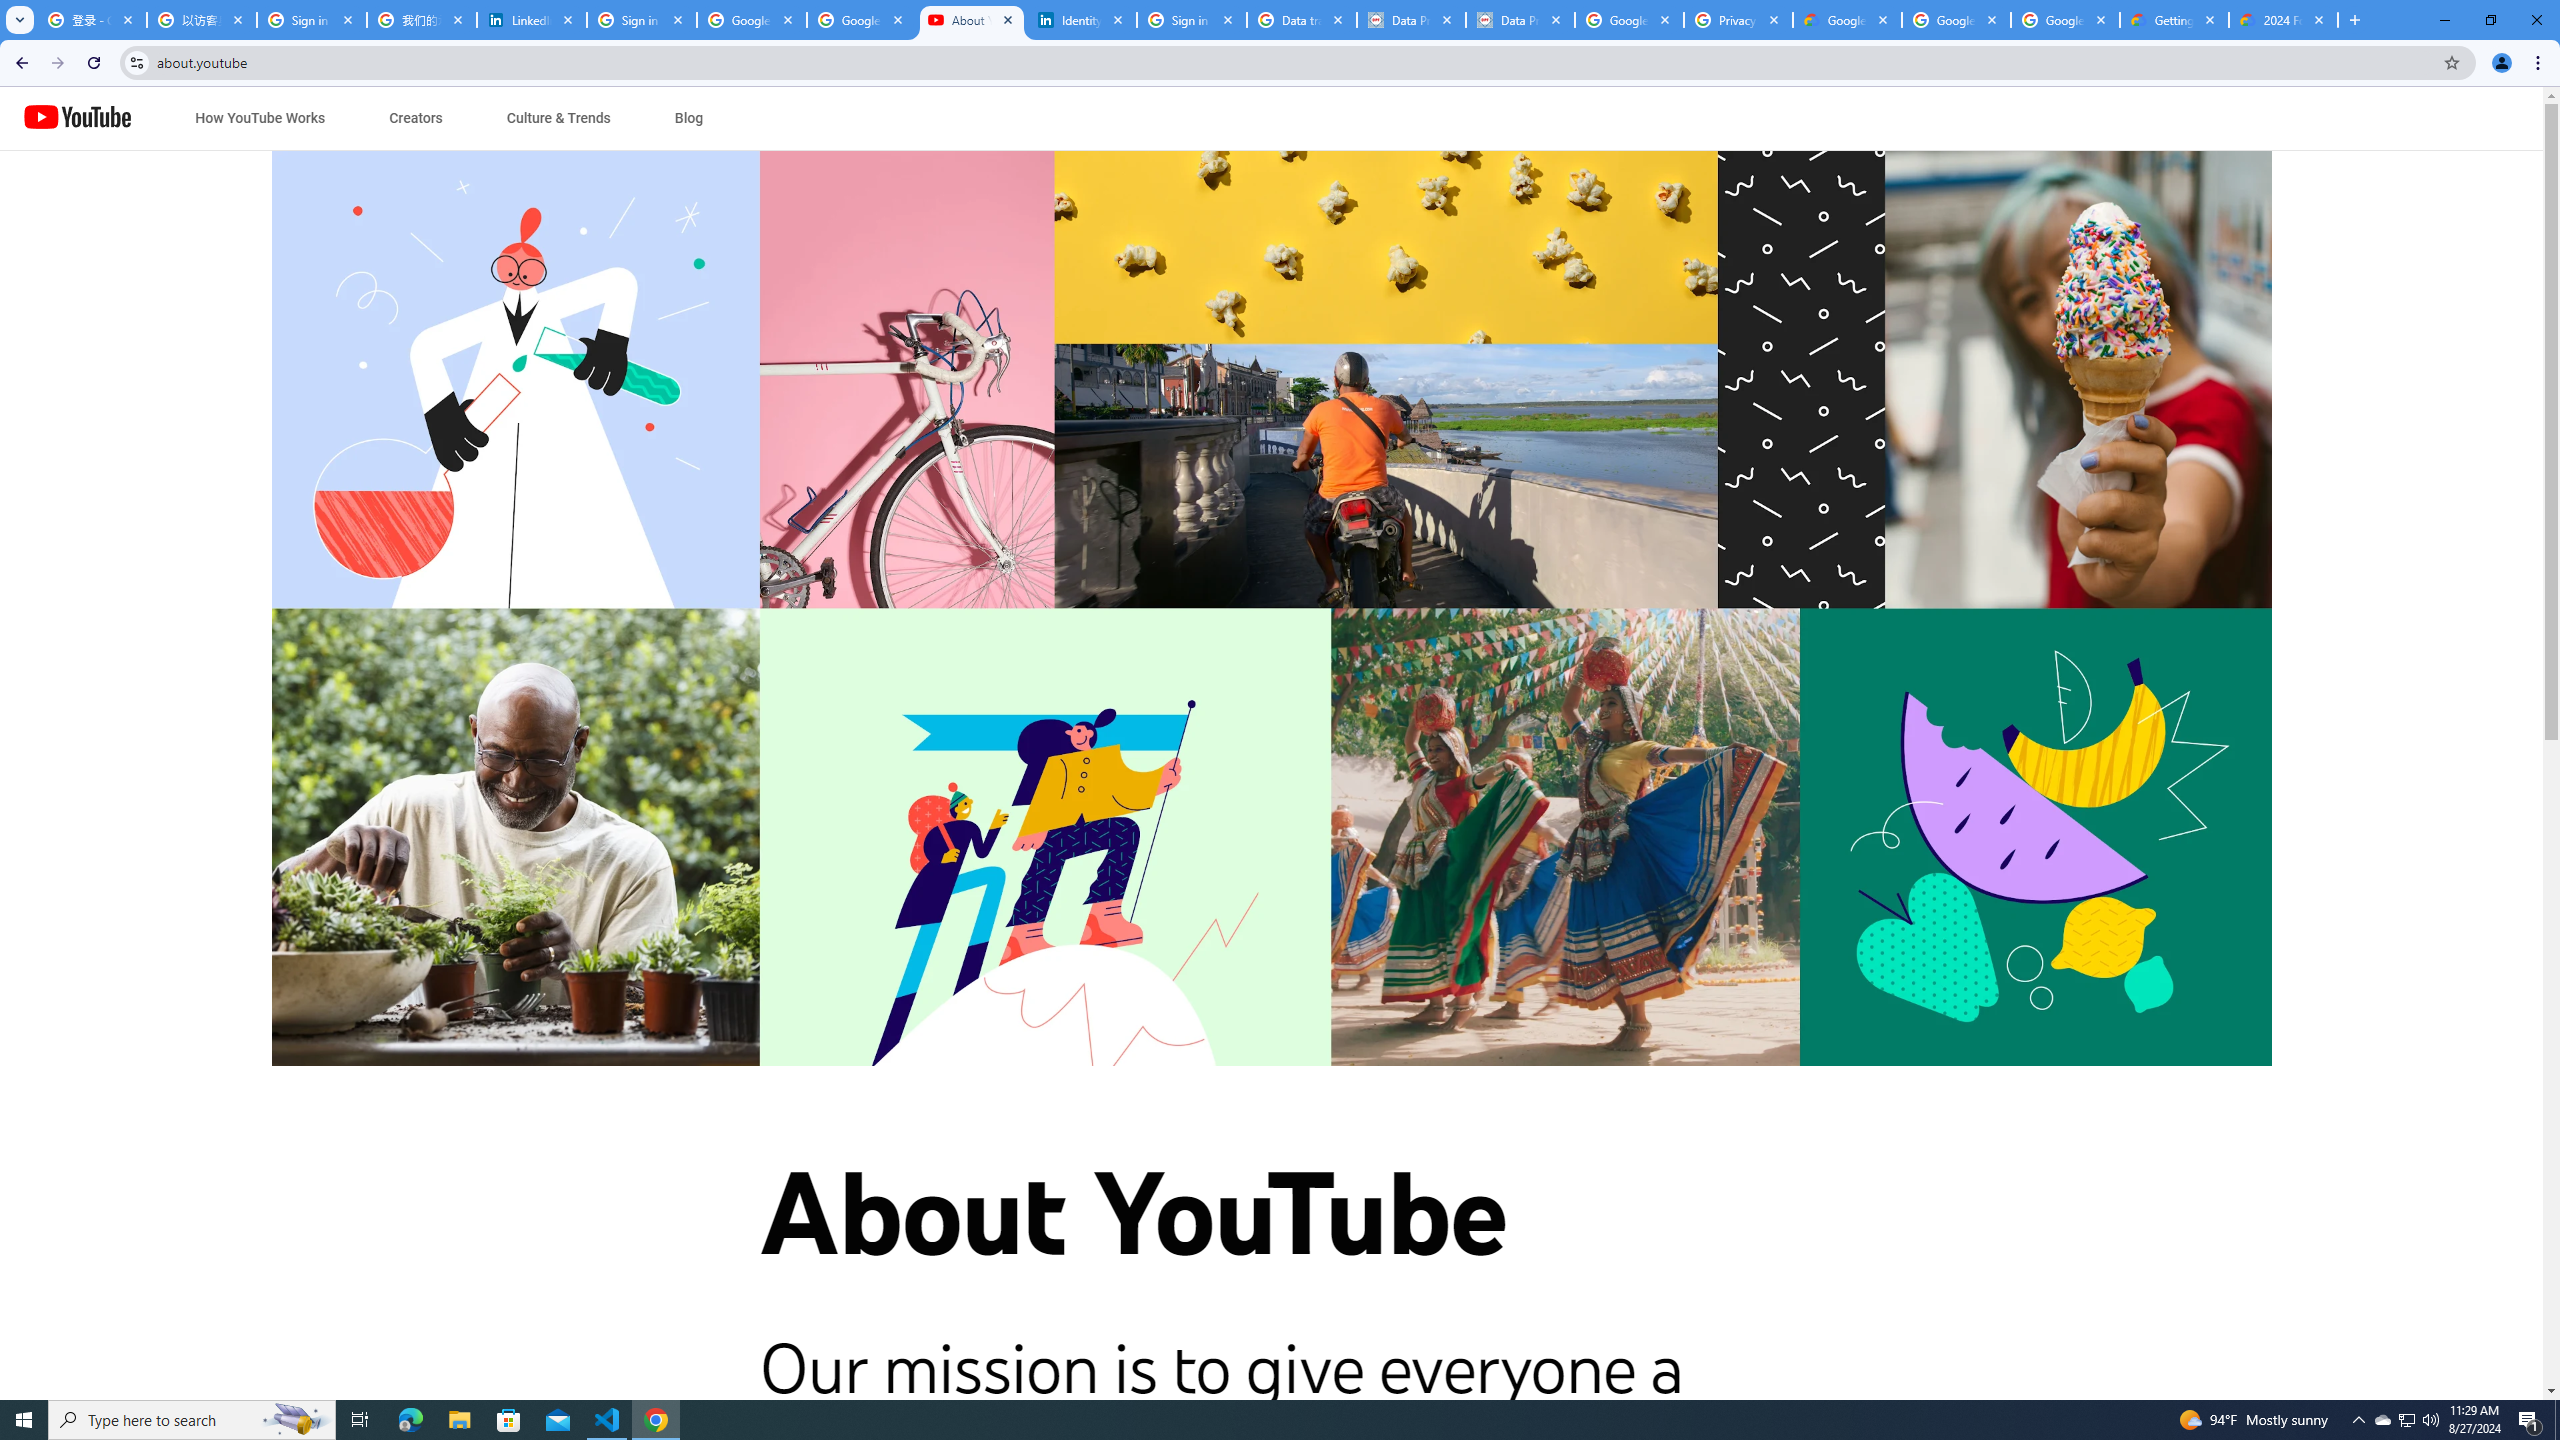  What do you see at coordinates (311, 19) in the screenshot?
I see `'Sign in - Google Accounts'` at bounding box center [311, 19].